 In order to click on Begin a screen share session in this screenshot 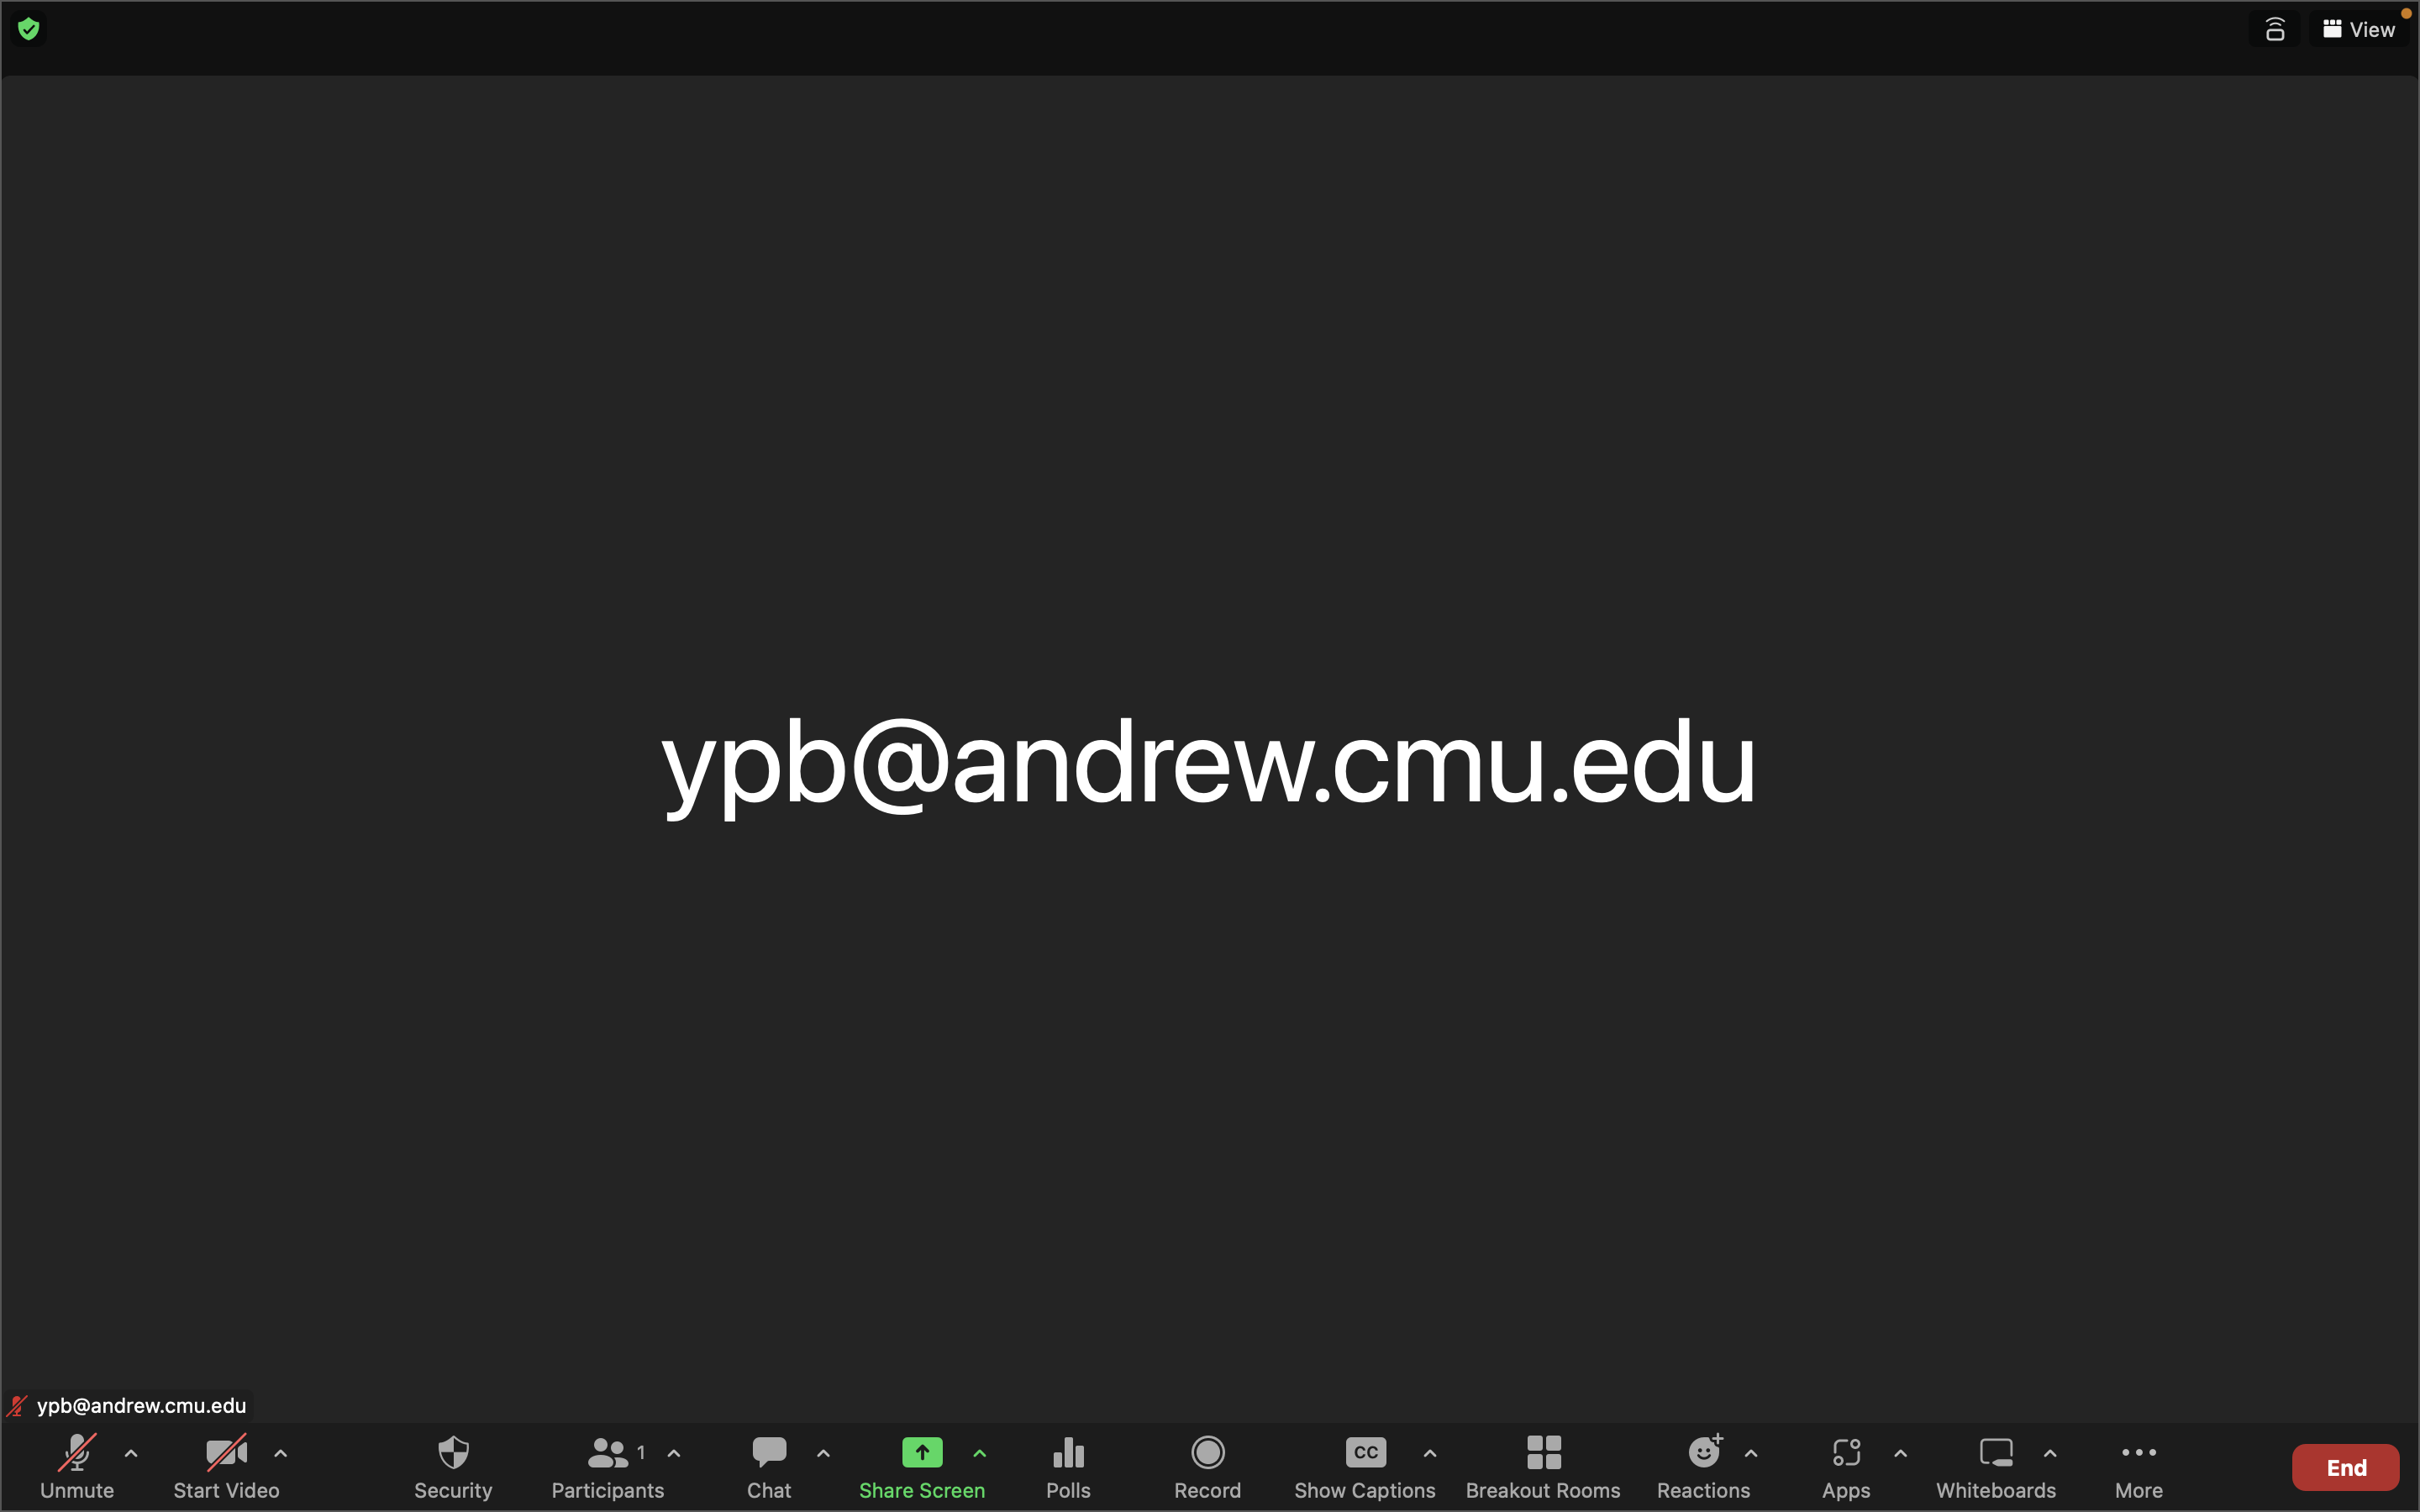, I will do `click(915, 1463)`.